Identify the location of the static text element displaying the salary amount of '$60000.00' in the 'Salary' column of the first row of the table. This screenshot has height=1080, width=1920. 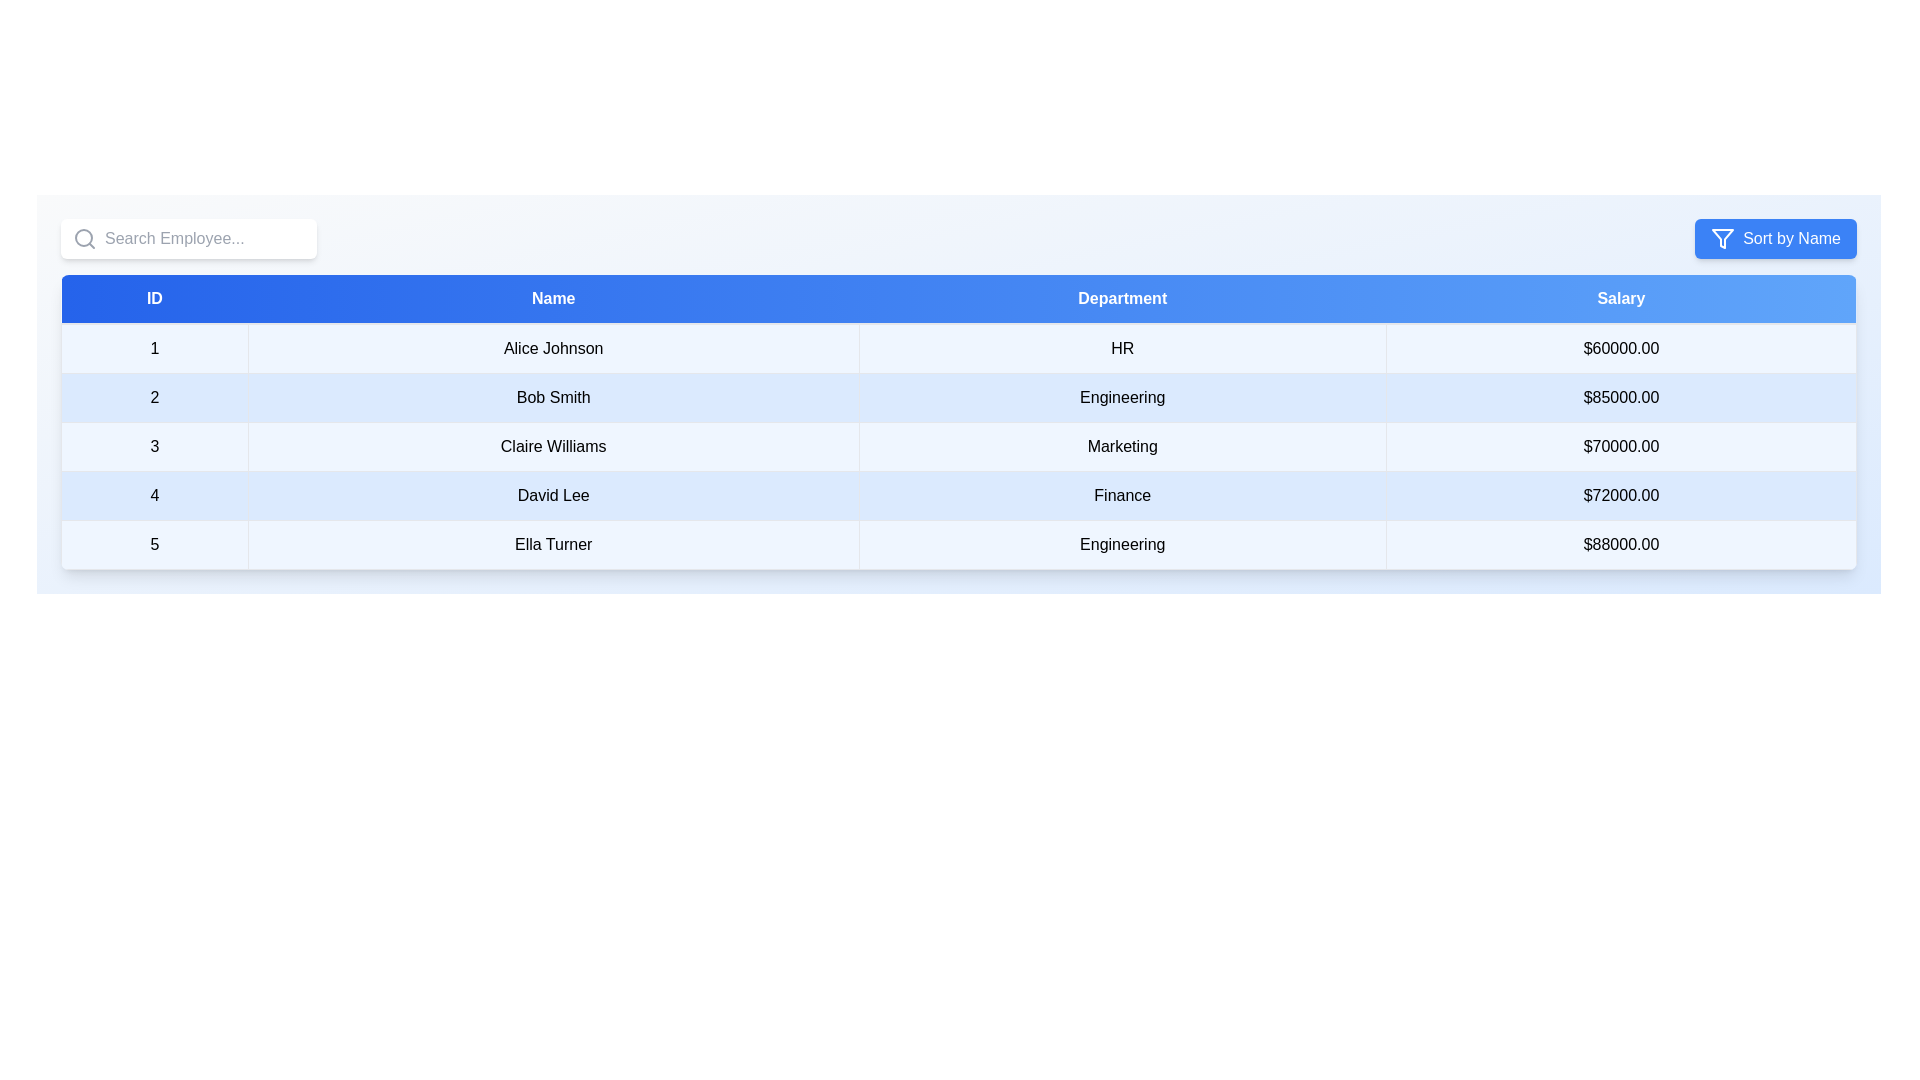
(1621, 347).